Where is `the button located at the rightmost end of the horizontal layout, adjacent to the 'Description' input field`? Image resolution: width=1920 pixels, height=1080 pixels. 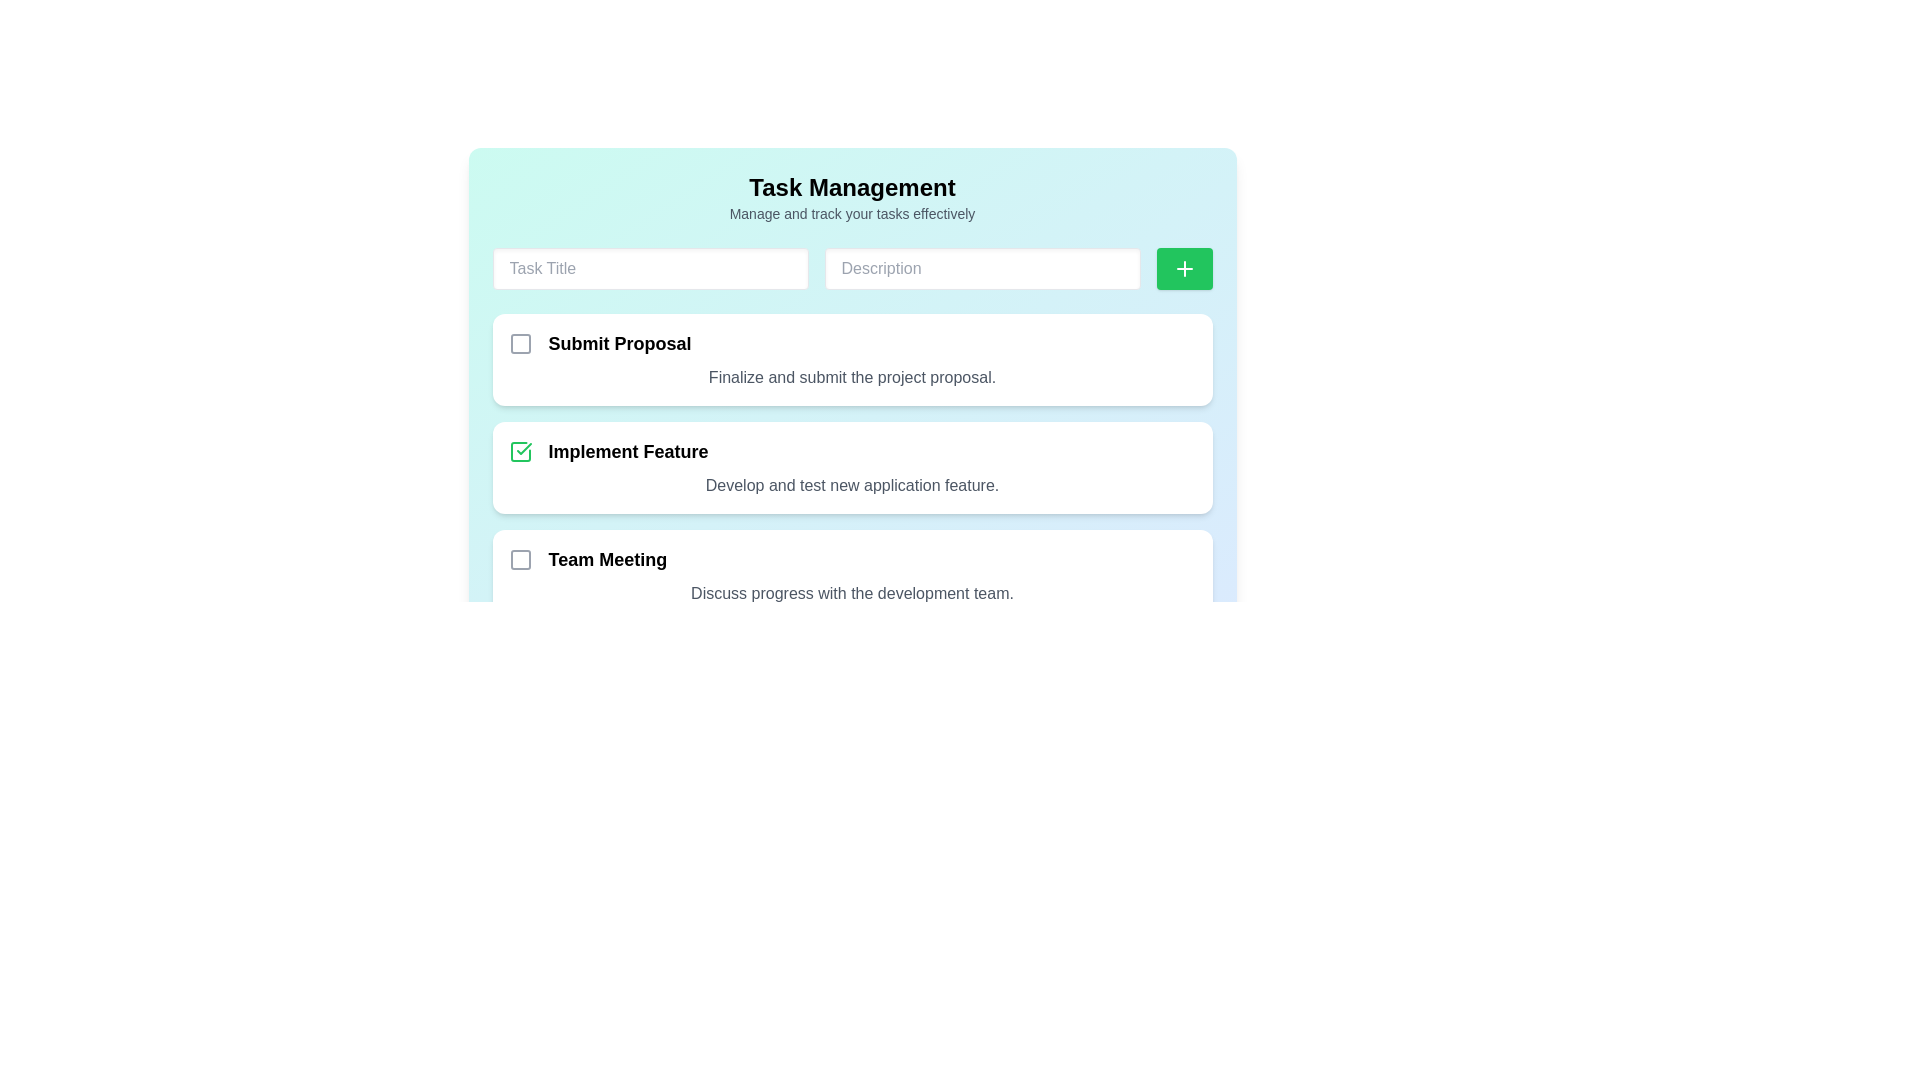
the button located at the rightmost end of the horizontal layout, adjacent to the 'Description' input field is located at coordinates (1184, 268).